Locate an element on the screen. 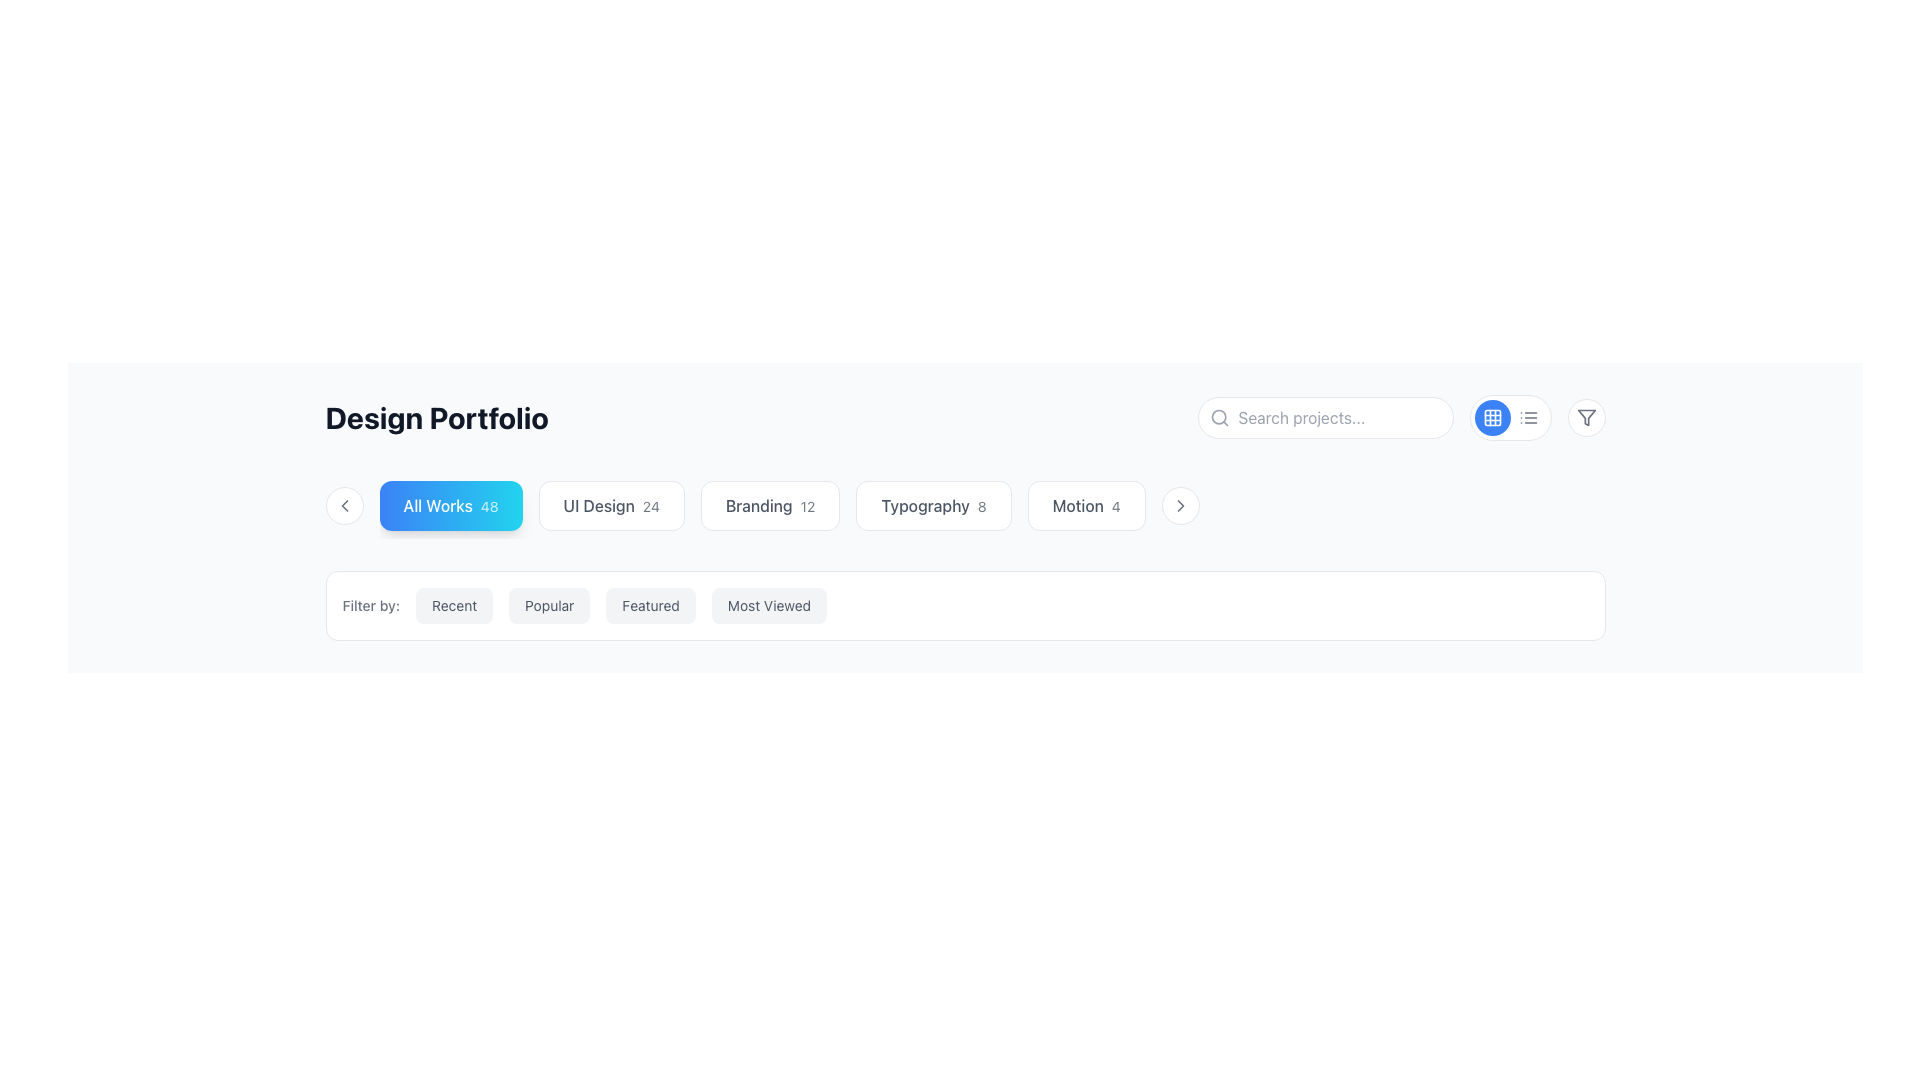 This screenshot has width=1920, height=1080. the prominent triangular-shaped filter icon located in the upper-right section of the interface is located at coordinates (1585, 416).